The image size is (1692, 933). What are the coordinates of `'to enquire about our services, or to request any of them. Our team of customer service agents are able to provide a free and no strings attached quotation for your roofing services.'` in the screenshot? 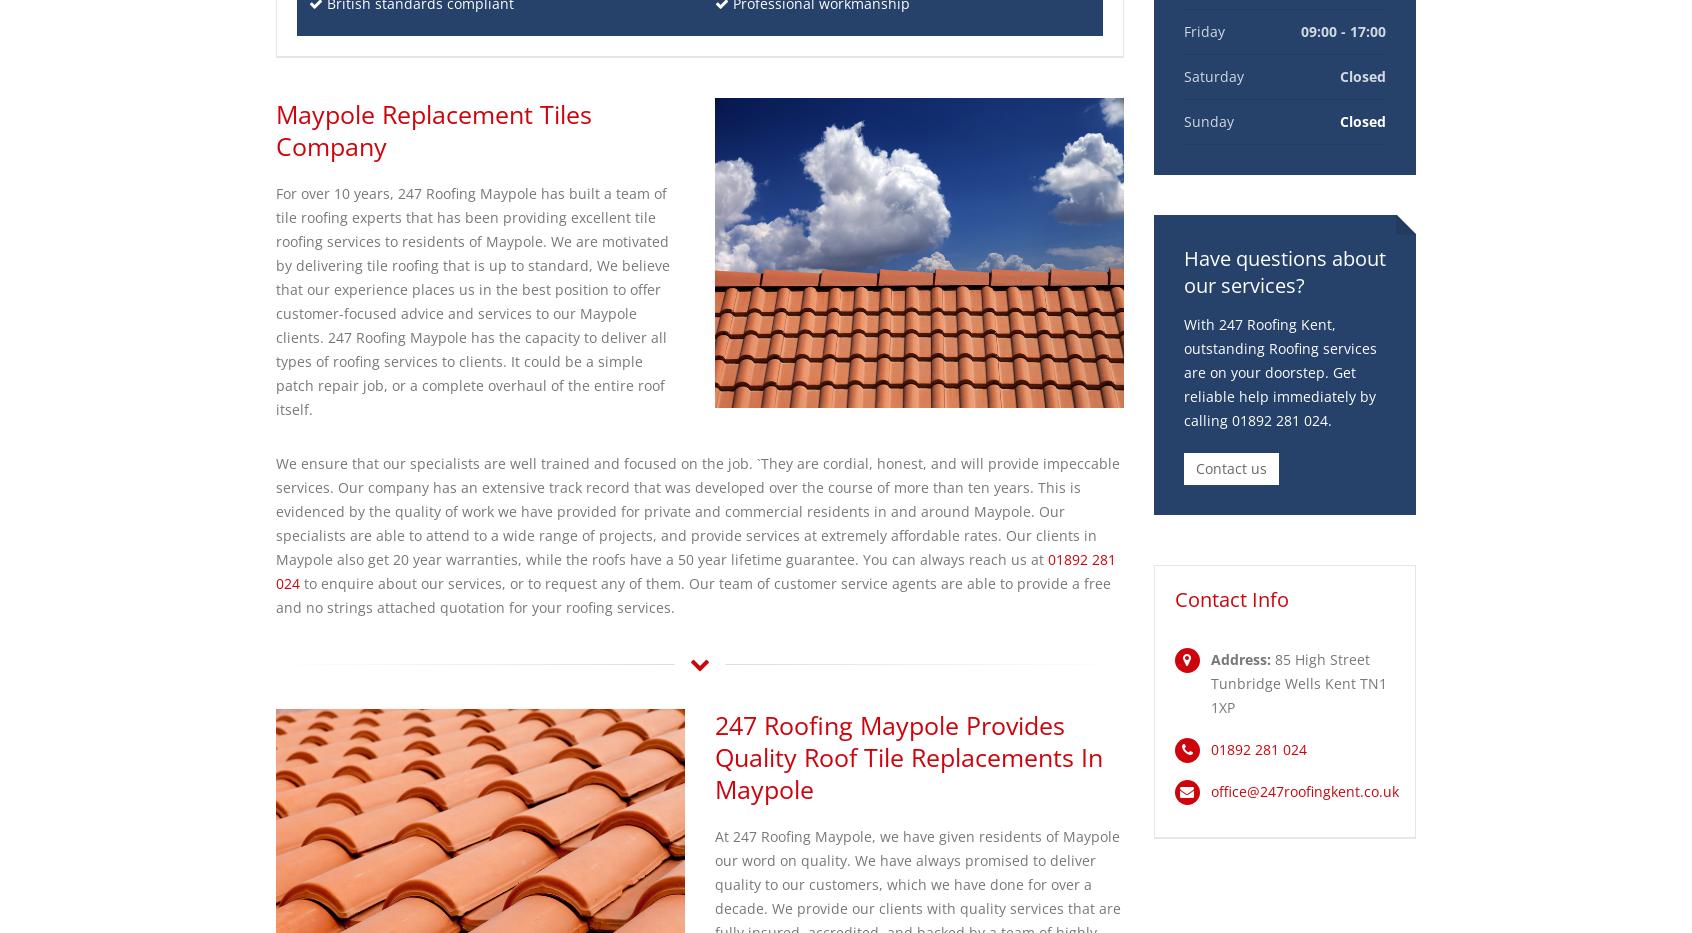 It's located at (693, 595).